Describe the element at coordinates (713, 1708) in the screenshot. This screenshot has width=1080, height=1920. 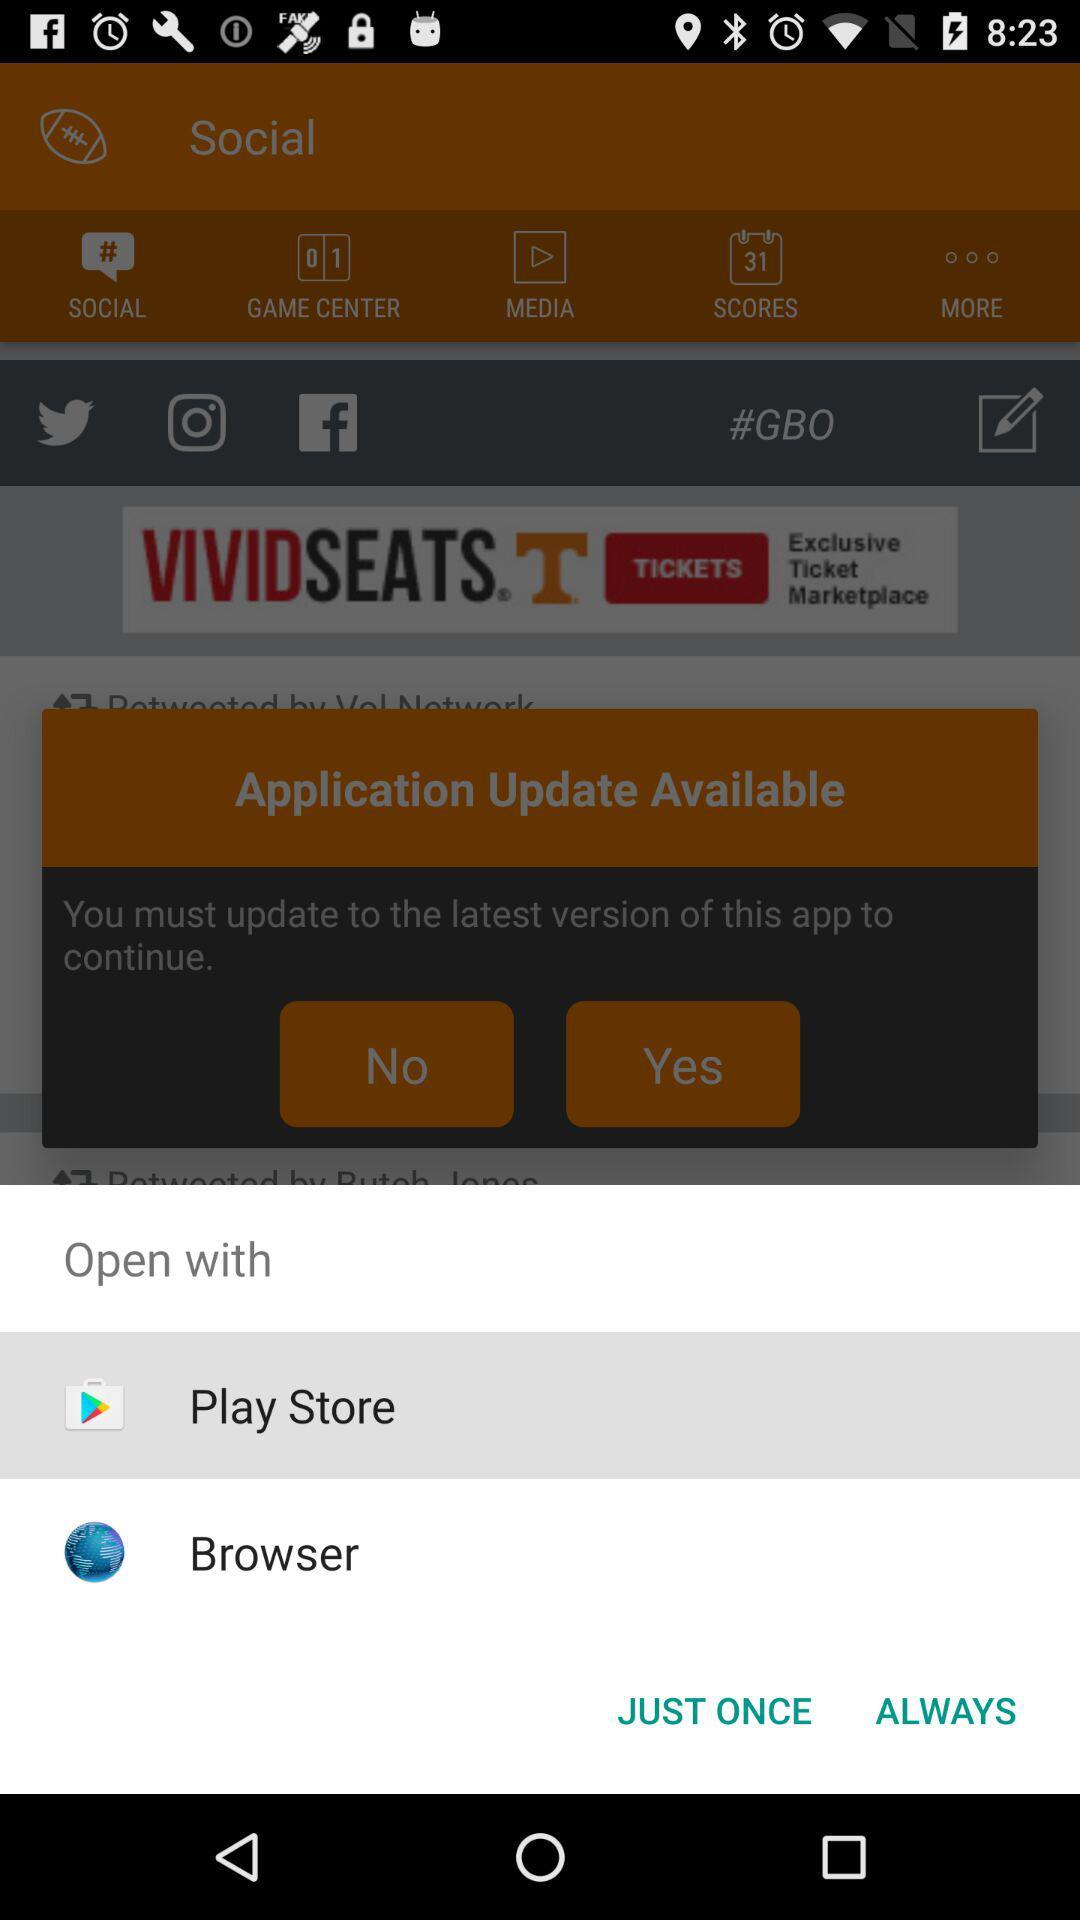
I see `just once` at that location.